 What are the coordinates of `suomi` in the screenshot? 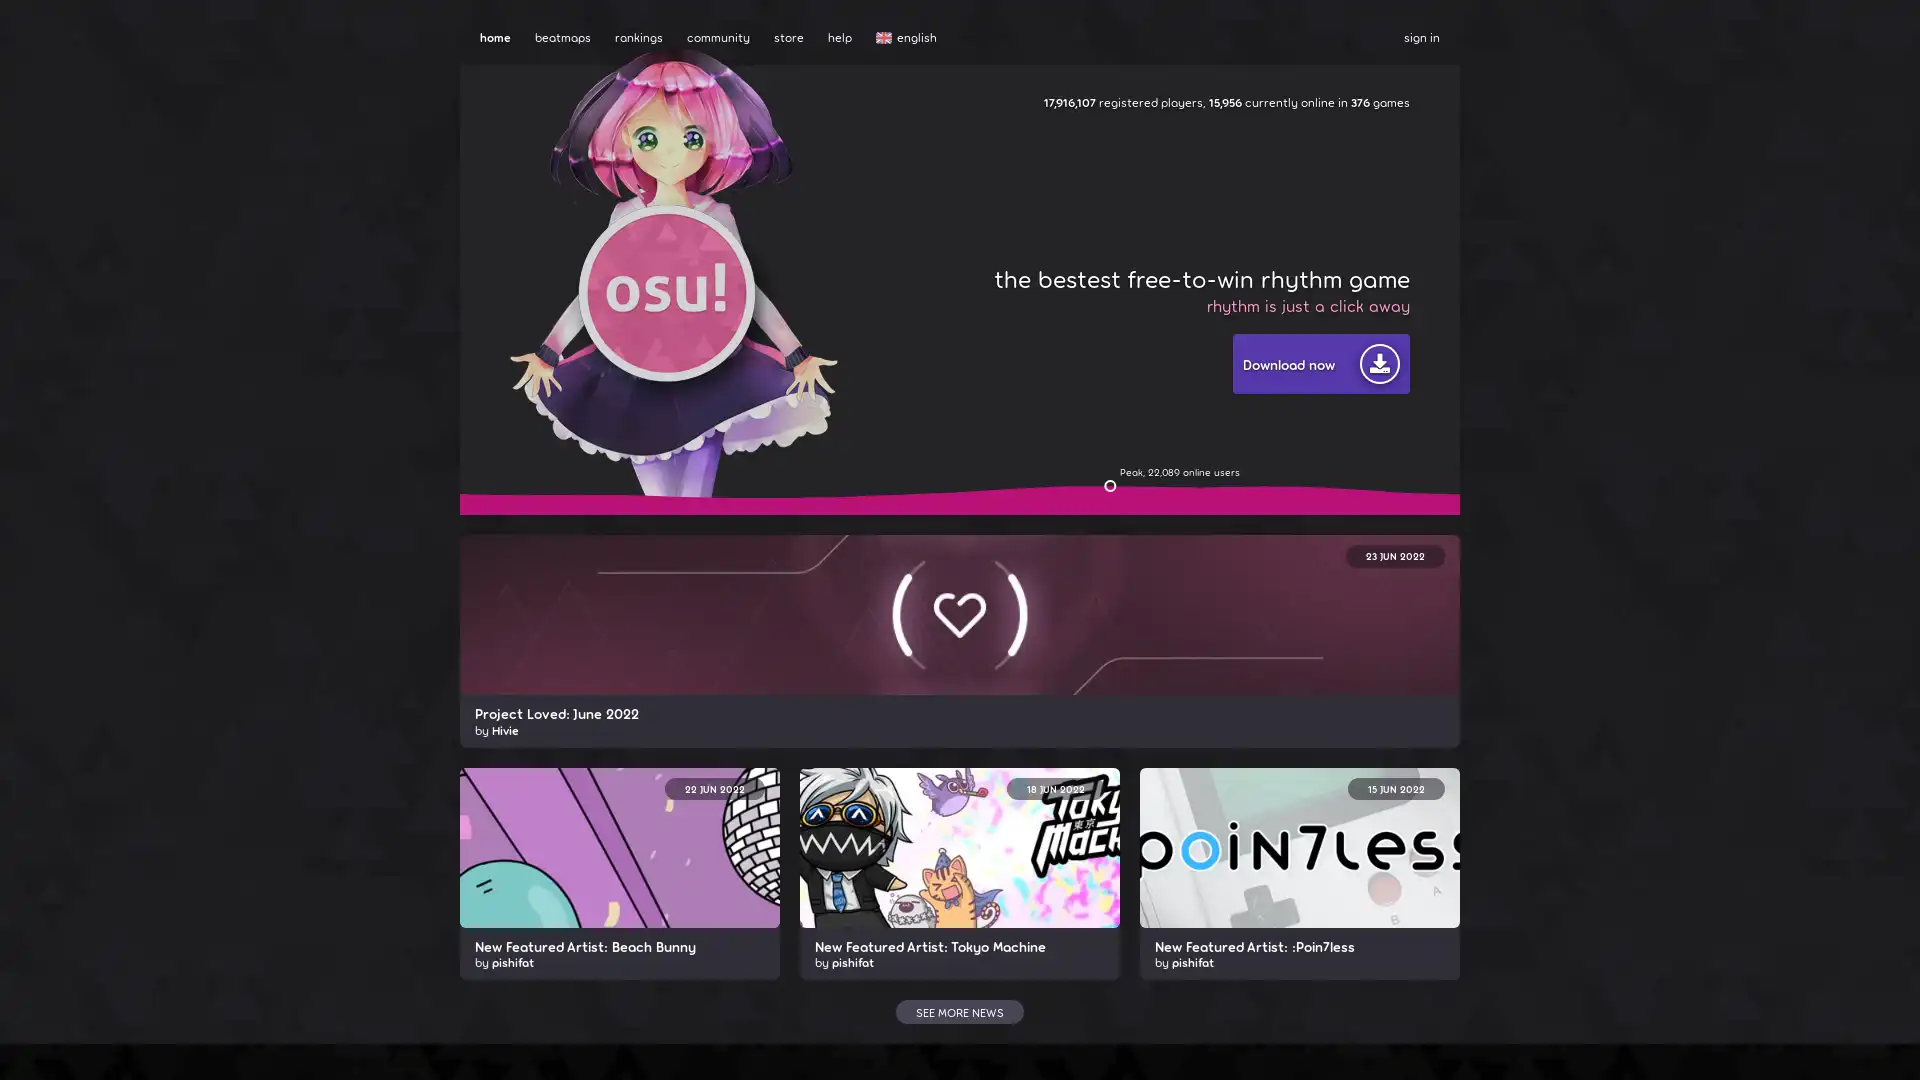 It's located at (935, 297).